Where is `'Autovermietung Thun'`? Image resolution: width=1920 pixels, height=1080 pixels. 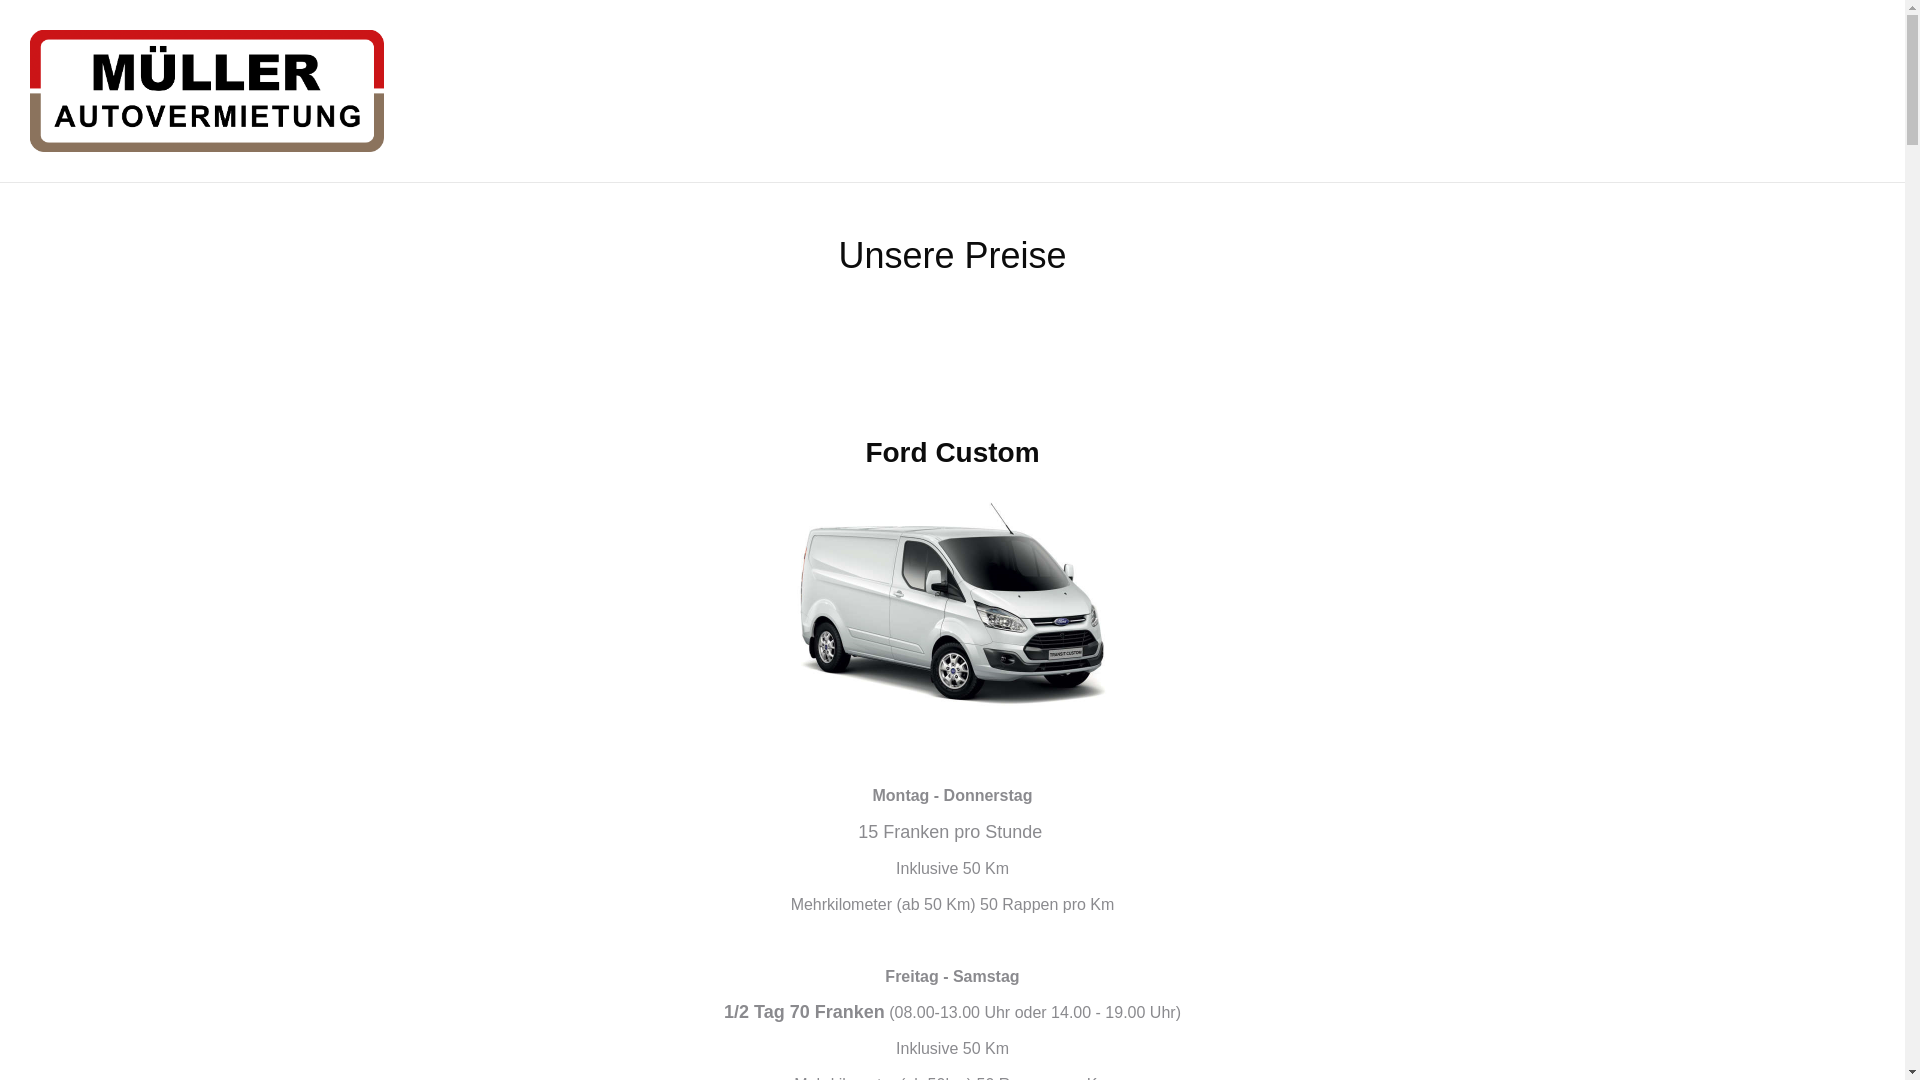
'Autovermietung Thun' is located at coordinates (206, 91).